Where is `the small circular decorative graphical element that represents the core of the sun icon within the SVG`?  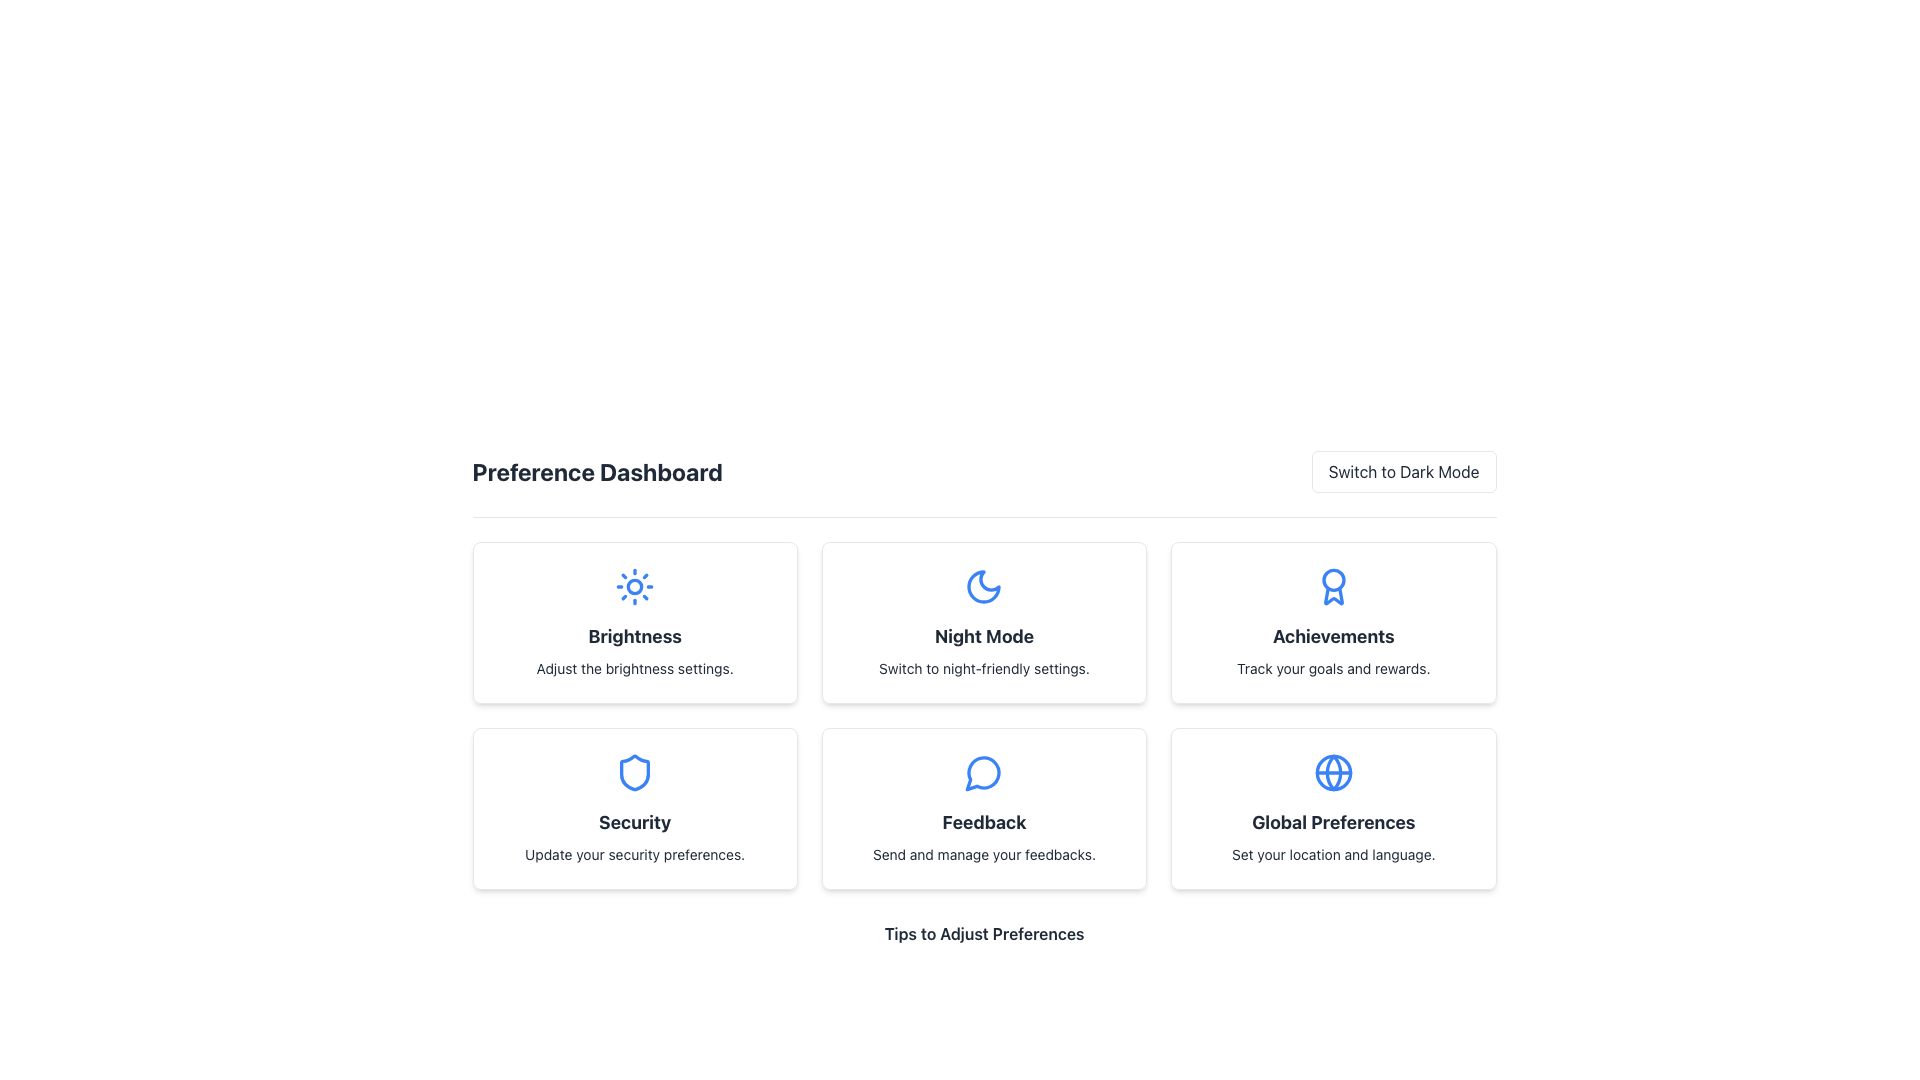
the small circular decorative graphical element that represents the core of the sun icon within the SVG is located at coordinates (634, 585).